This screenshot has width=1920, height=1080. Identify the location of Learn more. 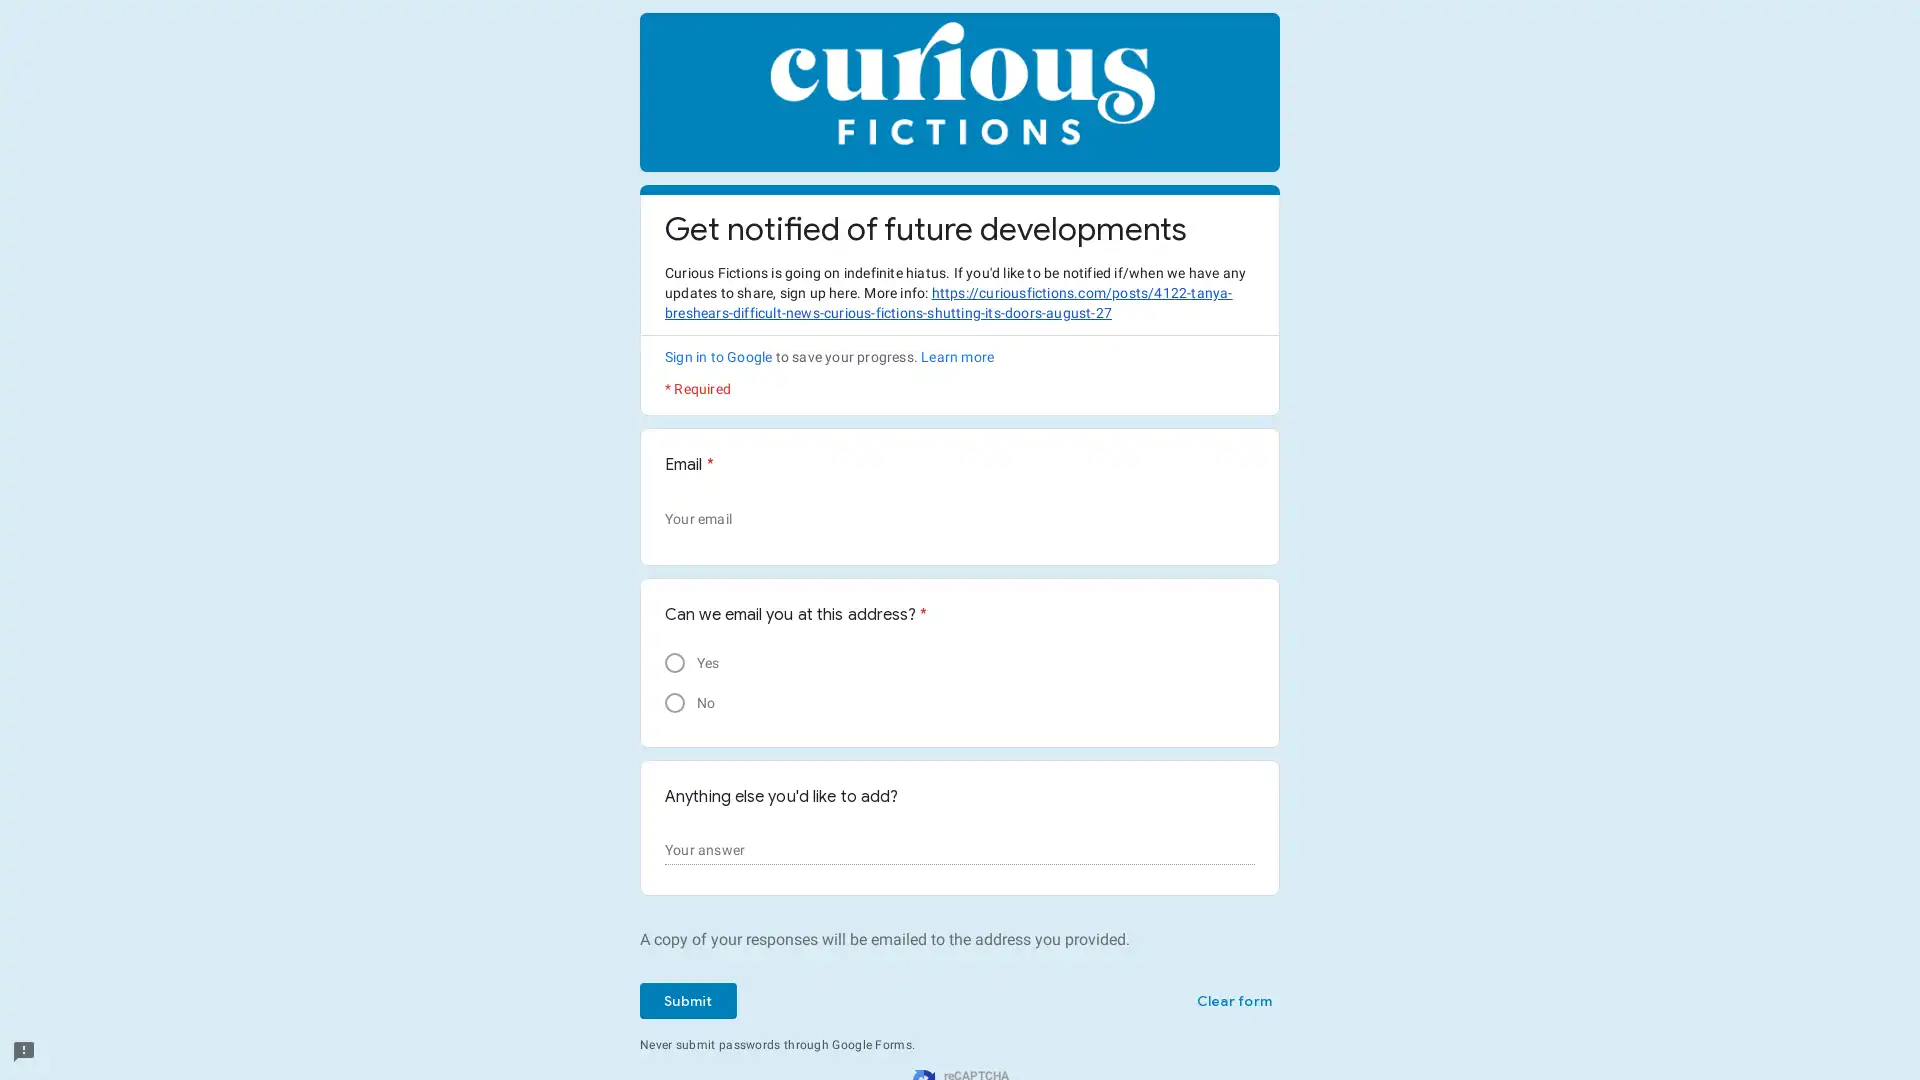
(956, 356).